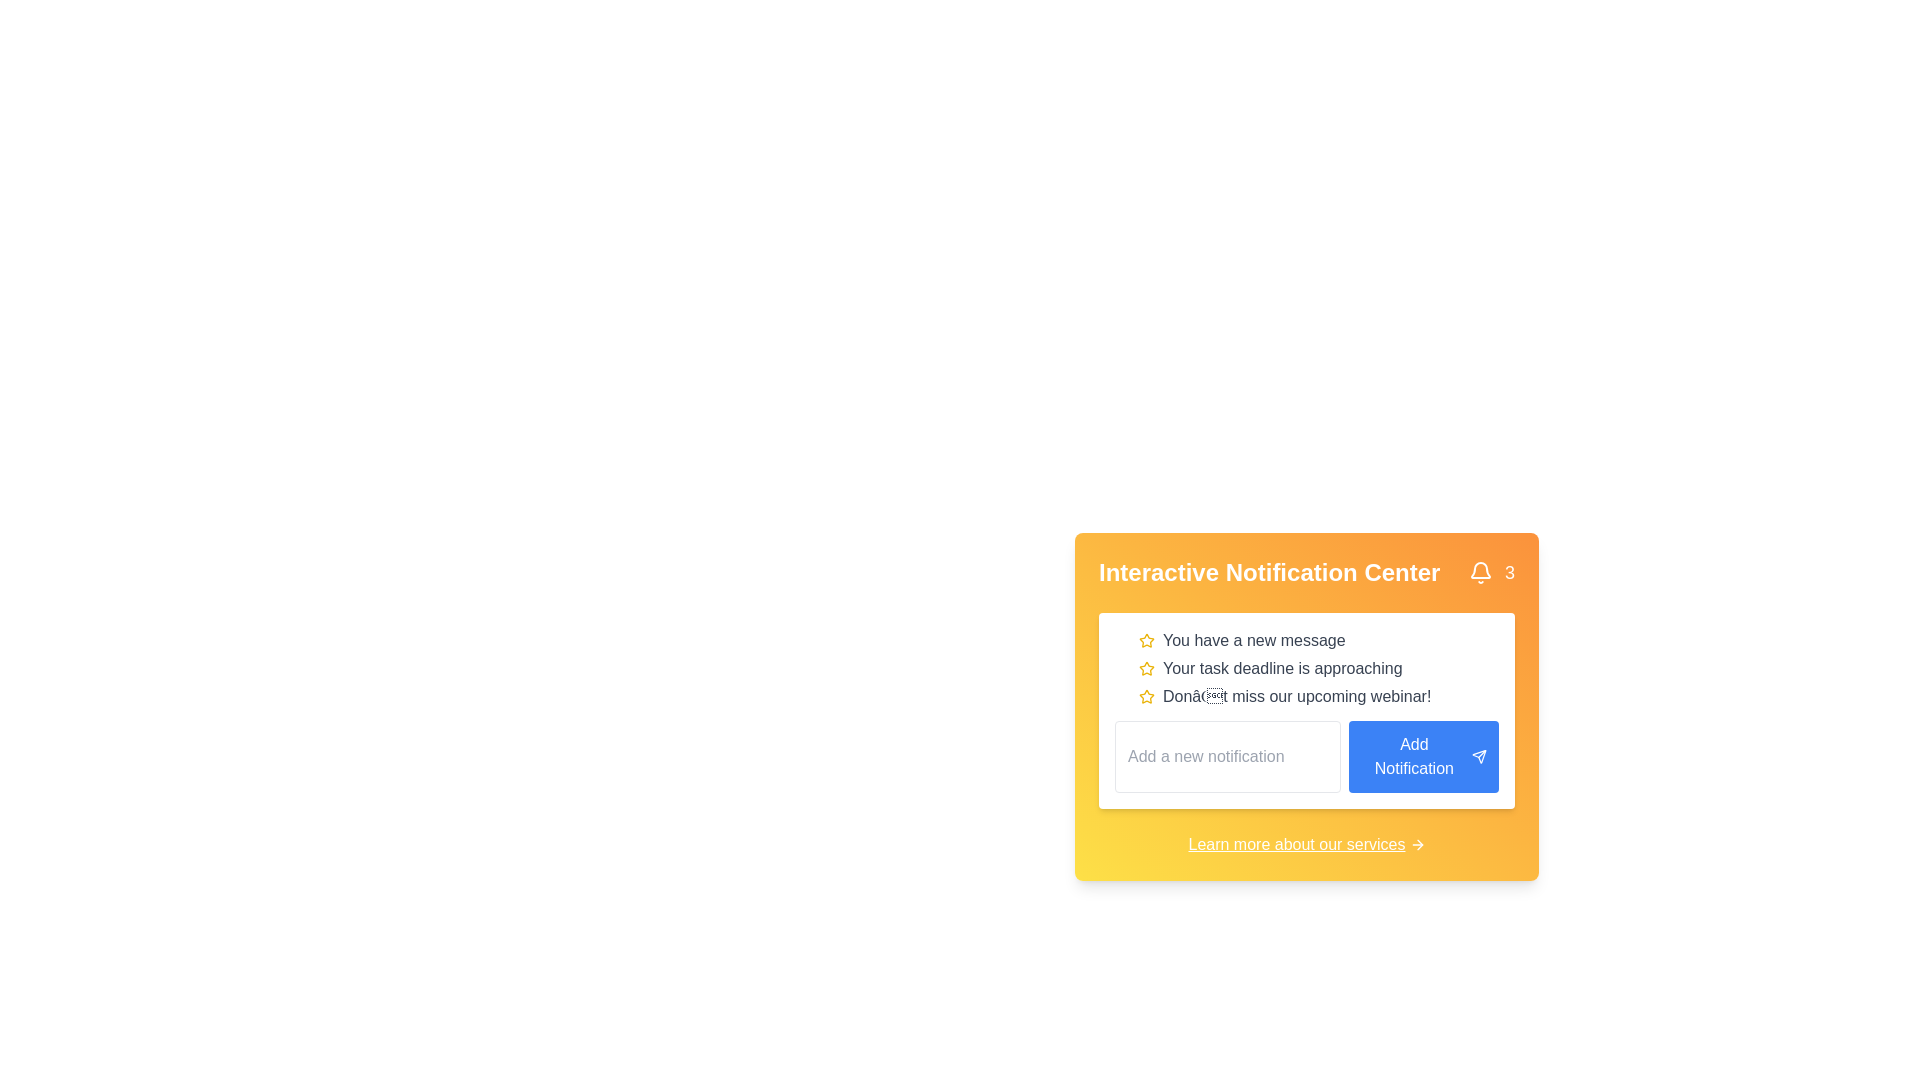 This screenshot has height=1080, width=1920. Describe the element at coordinates (1479, 756) in the screenshot. I see `the notification submission icon located at the top-right corner of the 'Add Notification' button` at that location.